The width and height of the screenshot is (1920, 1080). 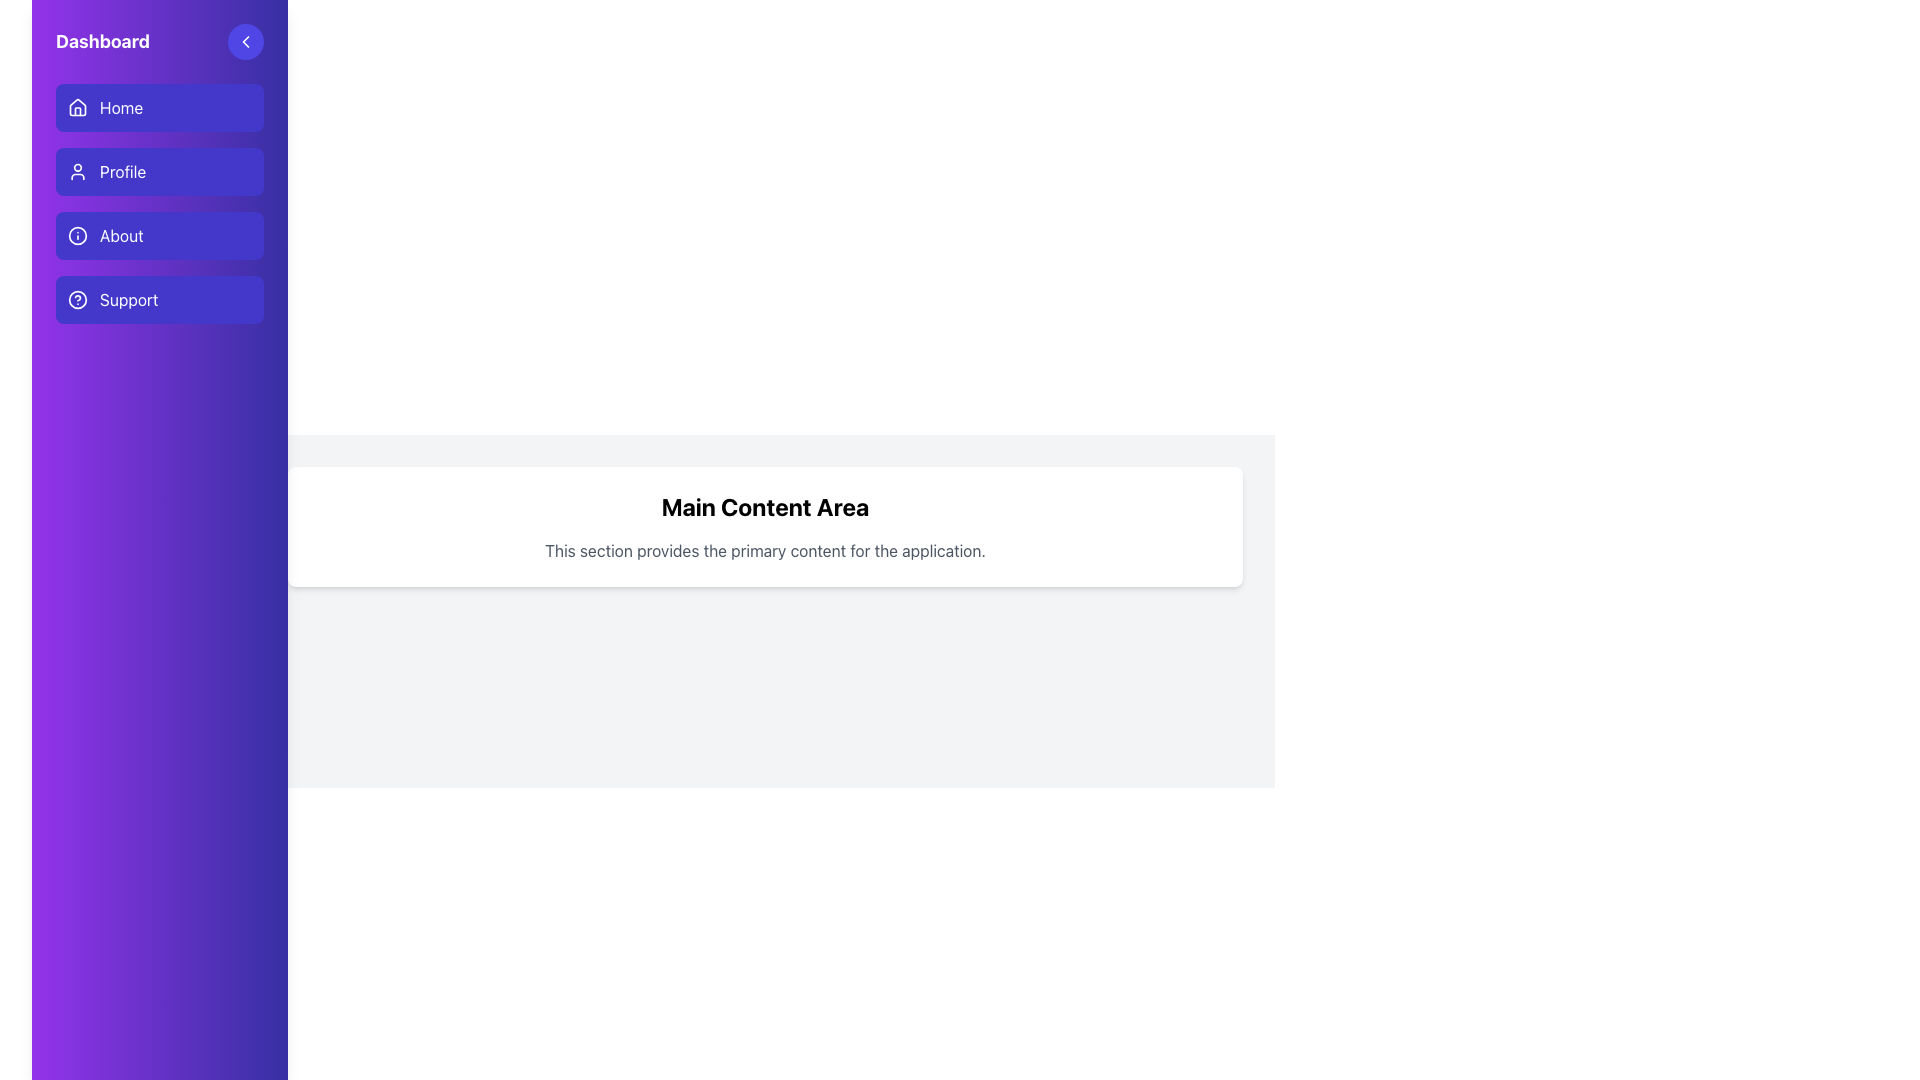 I want to click on the static text element displaying 'This section provides the primary content for the application.' which is styled with a gray font and located below the heading 'Main Content Area', so click(x=764, y=551).